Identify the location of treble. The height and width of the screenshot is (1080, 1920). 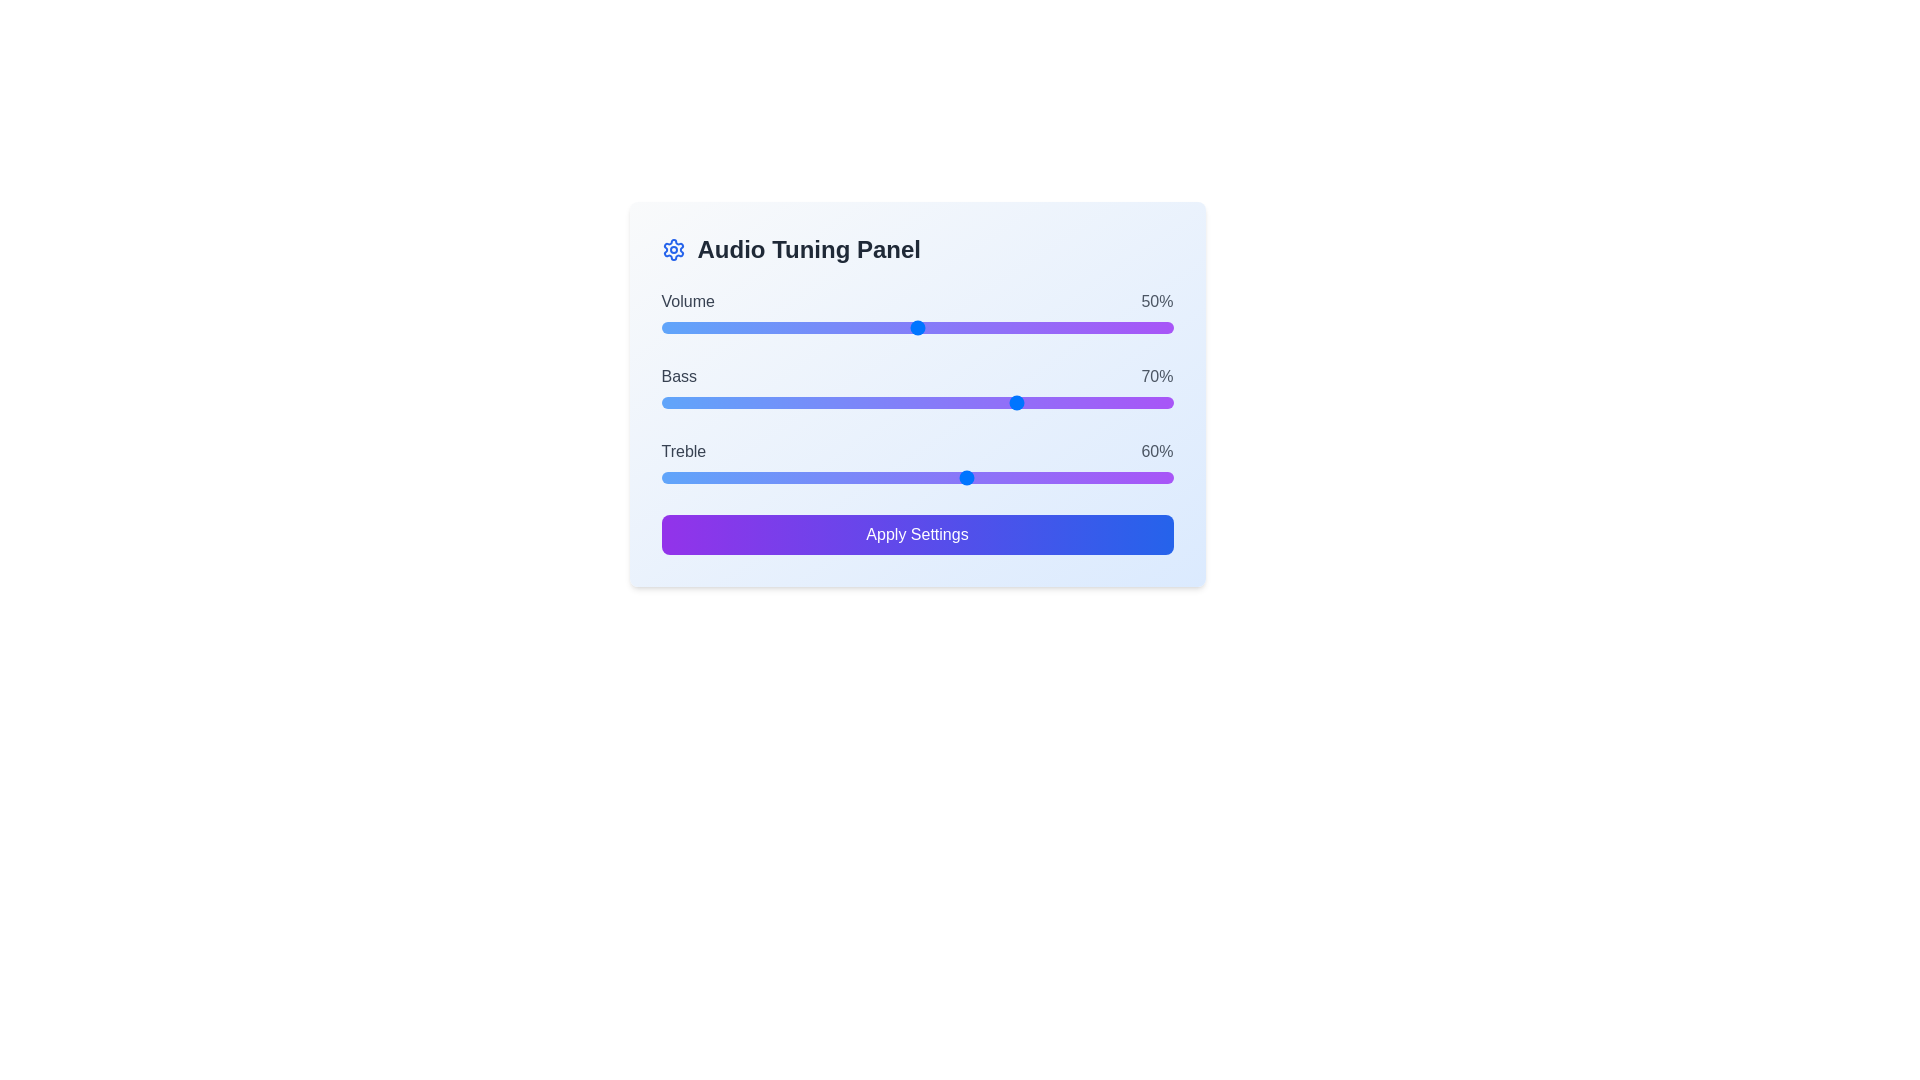
(871, 478).